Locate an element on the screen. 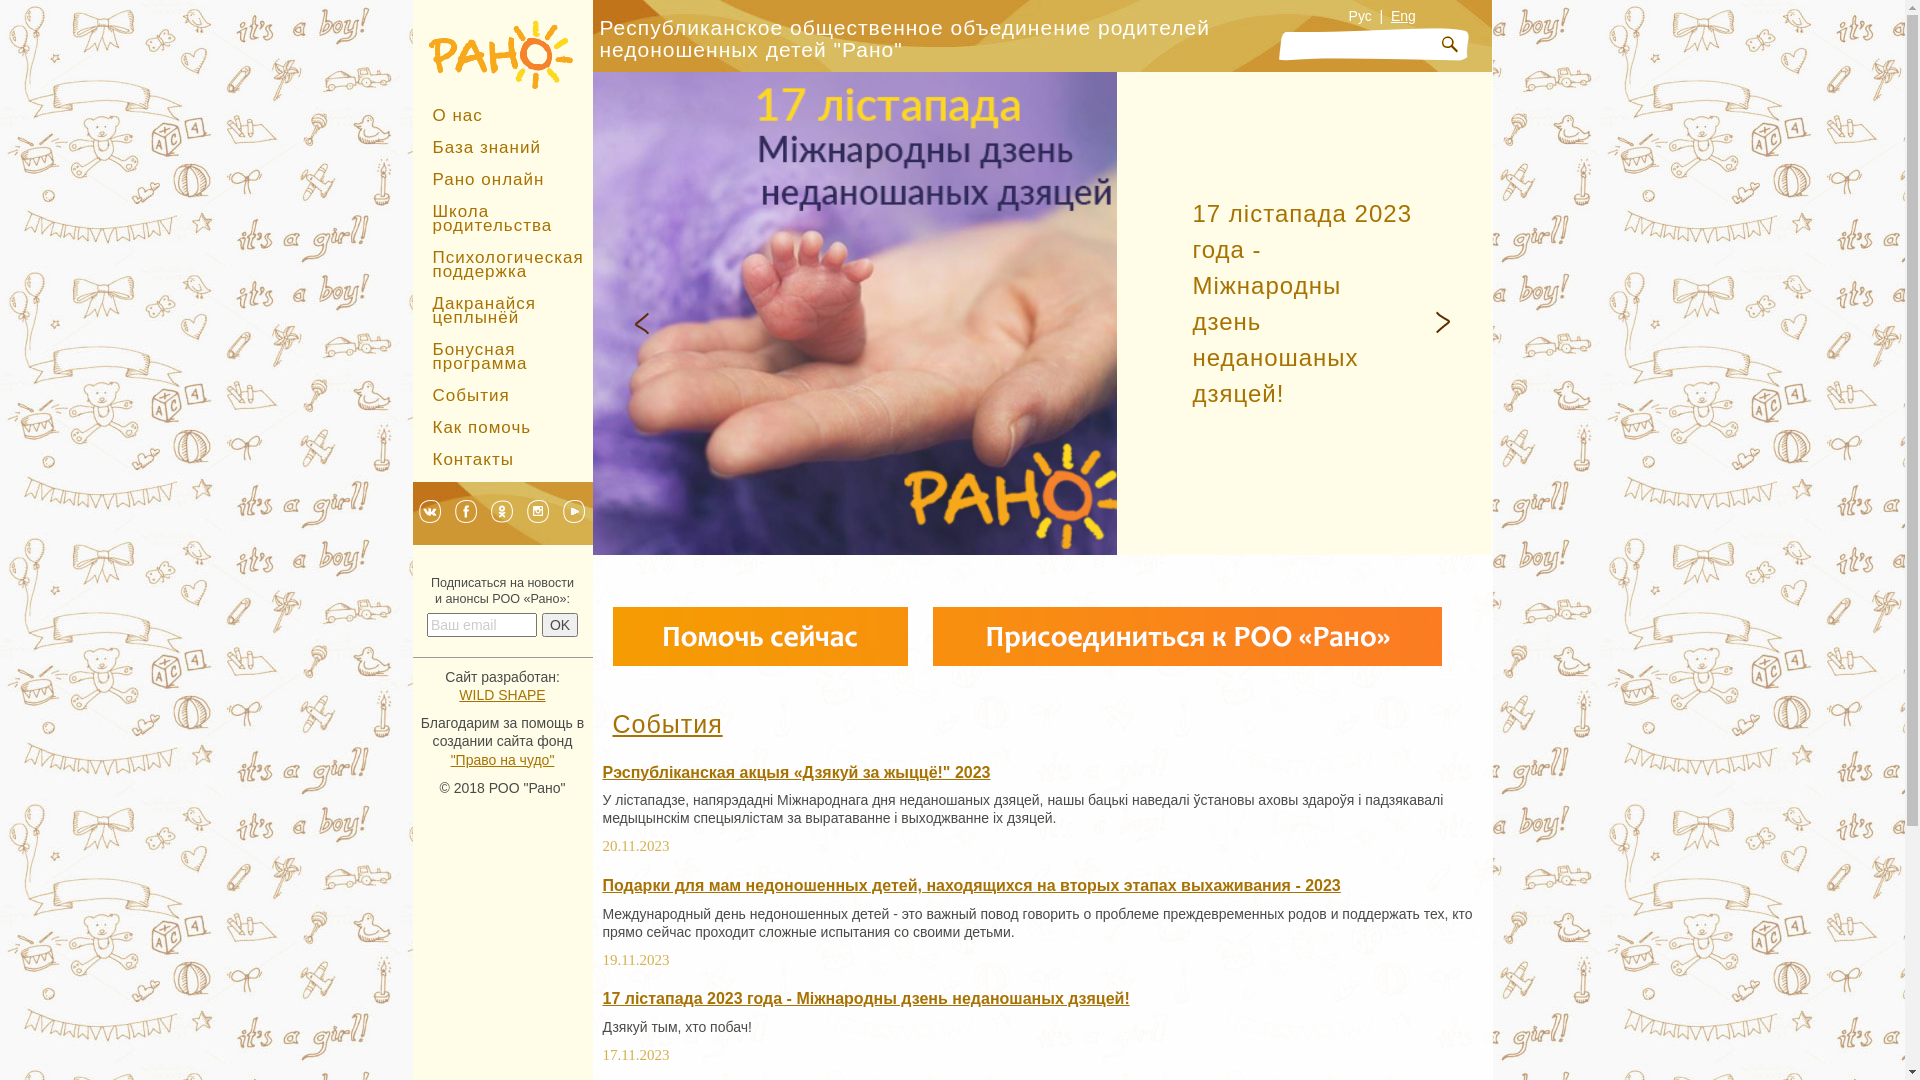 This screenshot has height=1080, width=1920. 'Eng' is located at coordinates (1402, 15).